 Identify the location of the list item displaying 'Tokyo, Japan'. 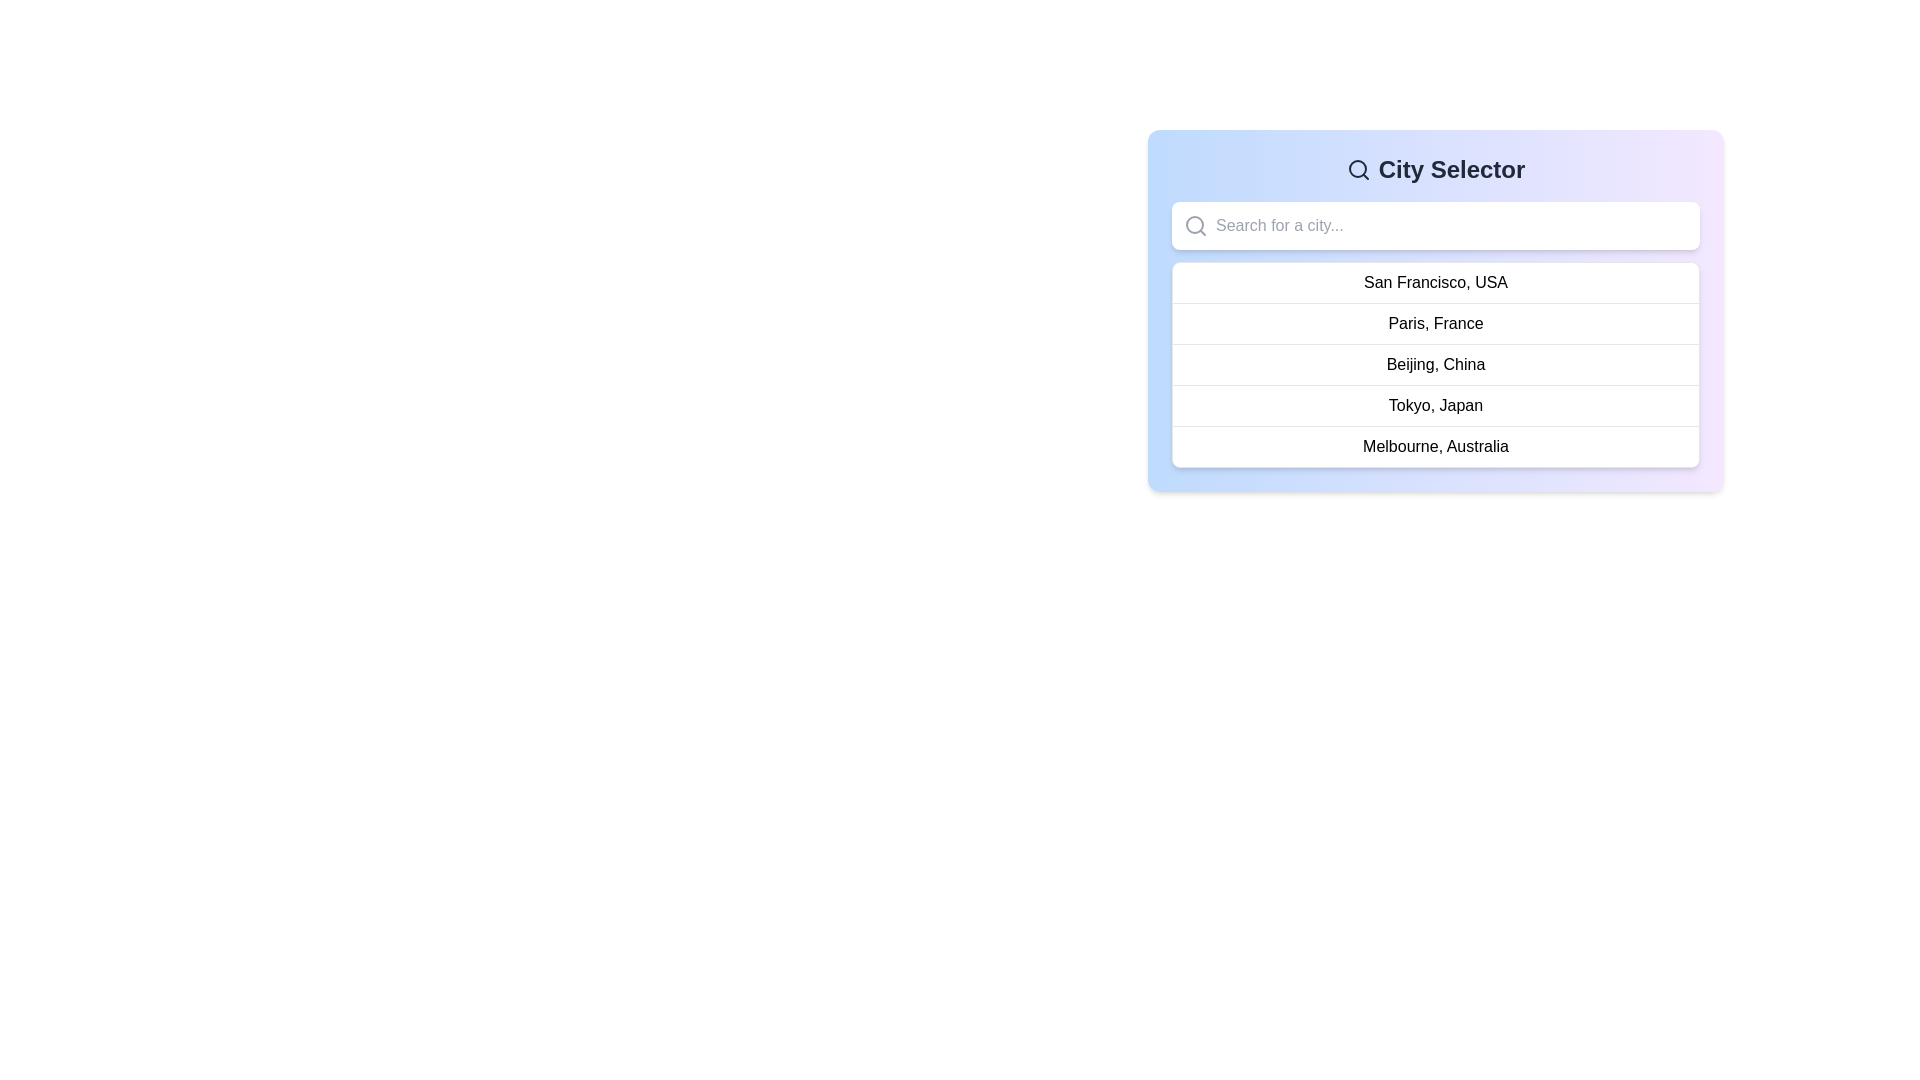
(1434, 405).